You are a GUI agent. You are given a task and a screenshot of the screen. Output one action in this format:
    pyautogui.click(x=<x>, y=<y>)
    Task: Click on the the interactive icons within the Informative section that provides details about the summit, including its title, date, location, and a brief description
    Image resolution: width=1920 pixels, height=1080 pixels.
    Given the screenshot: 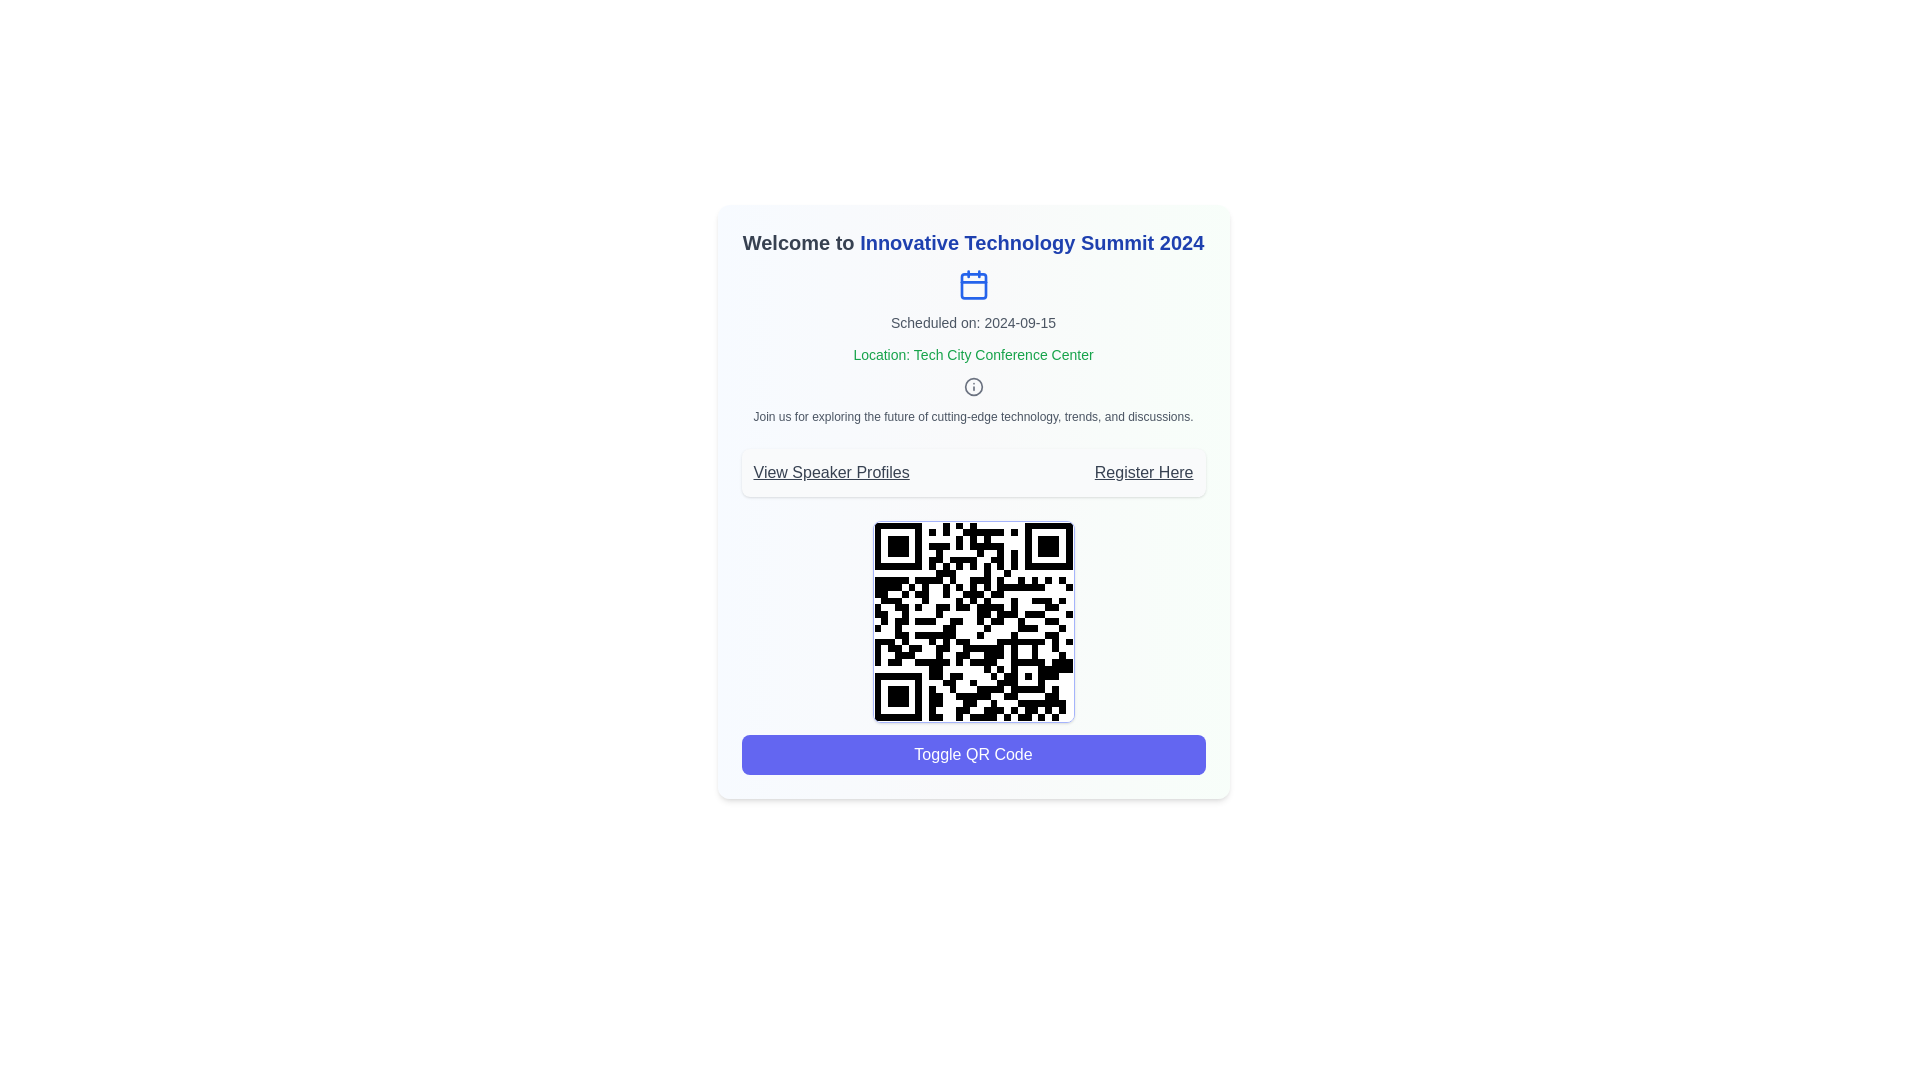 What is the action you would take?
    pyautogui.click(x=973, y=326)
    